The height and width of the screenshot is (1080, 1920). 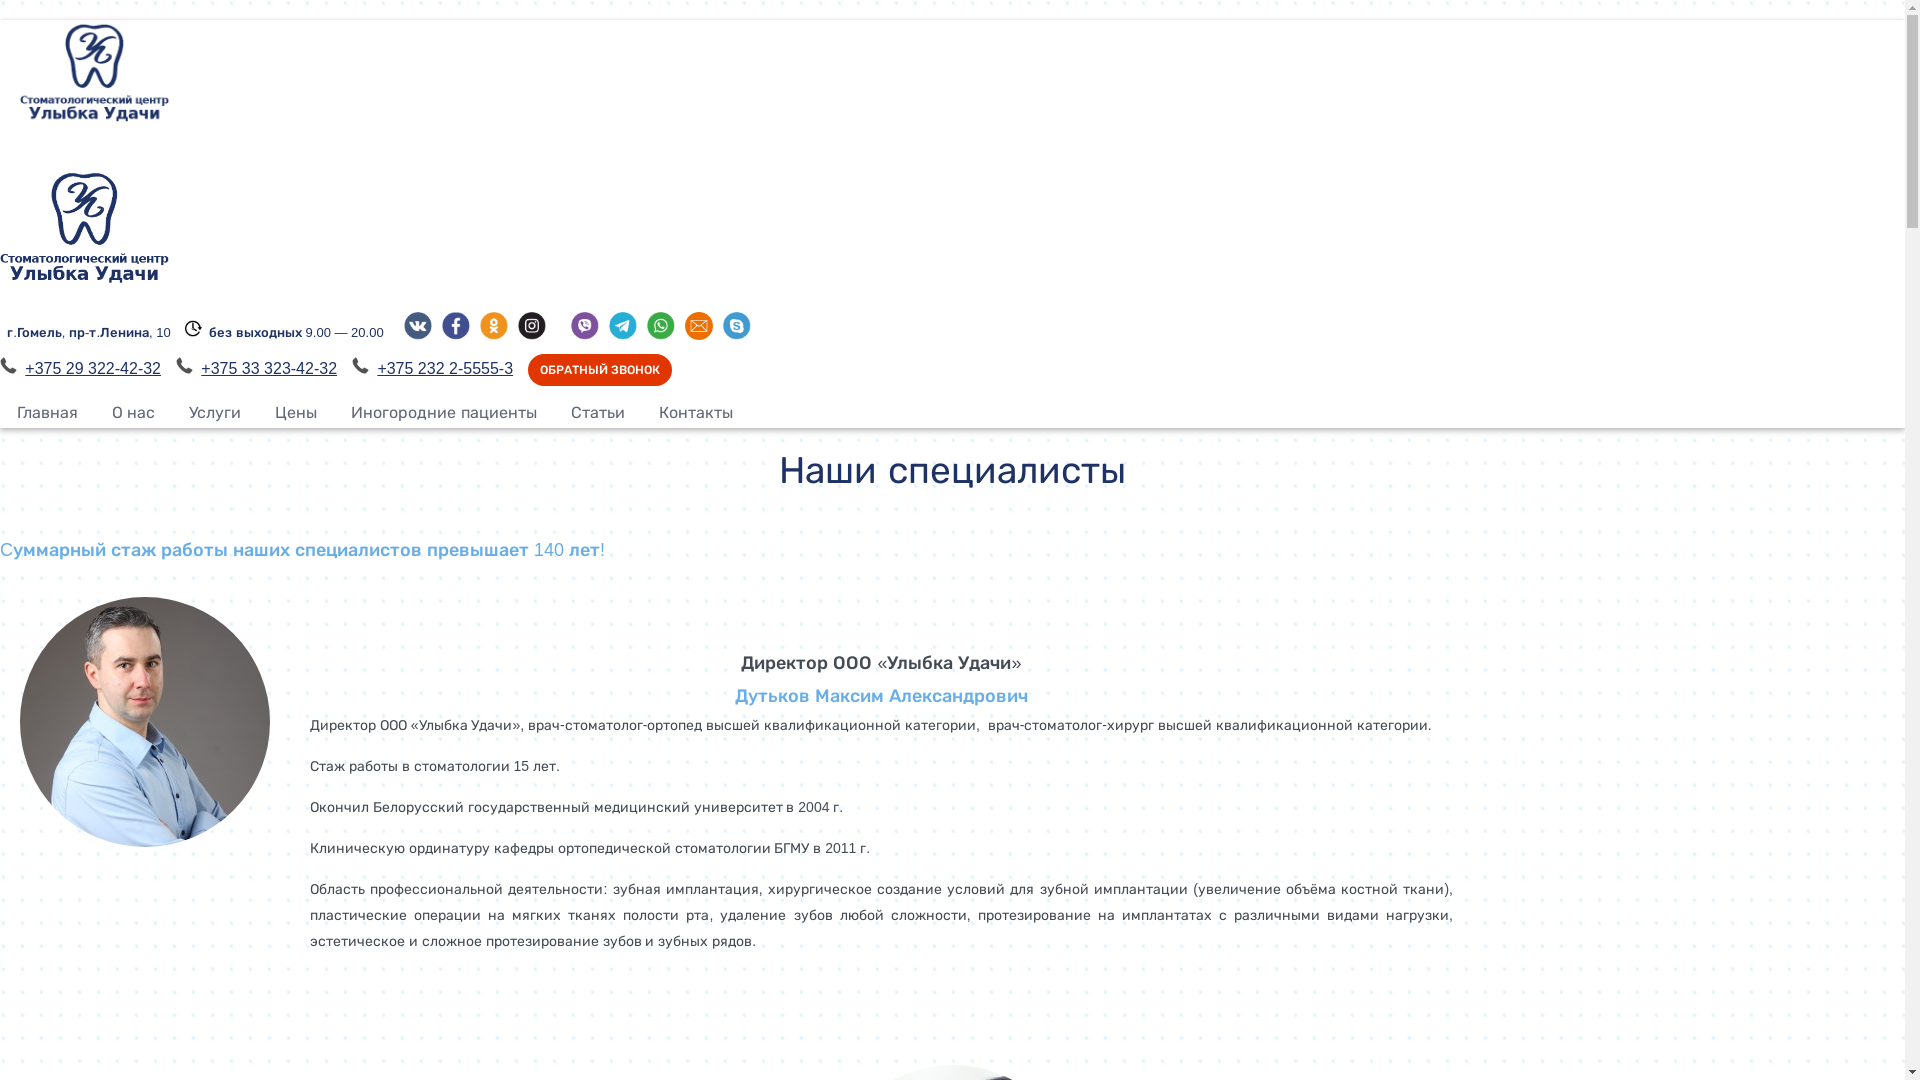 What do you see at coordinates (736, 331) in the screenshot?
I see `'Skype'` at bounding box center [736, 331].